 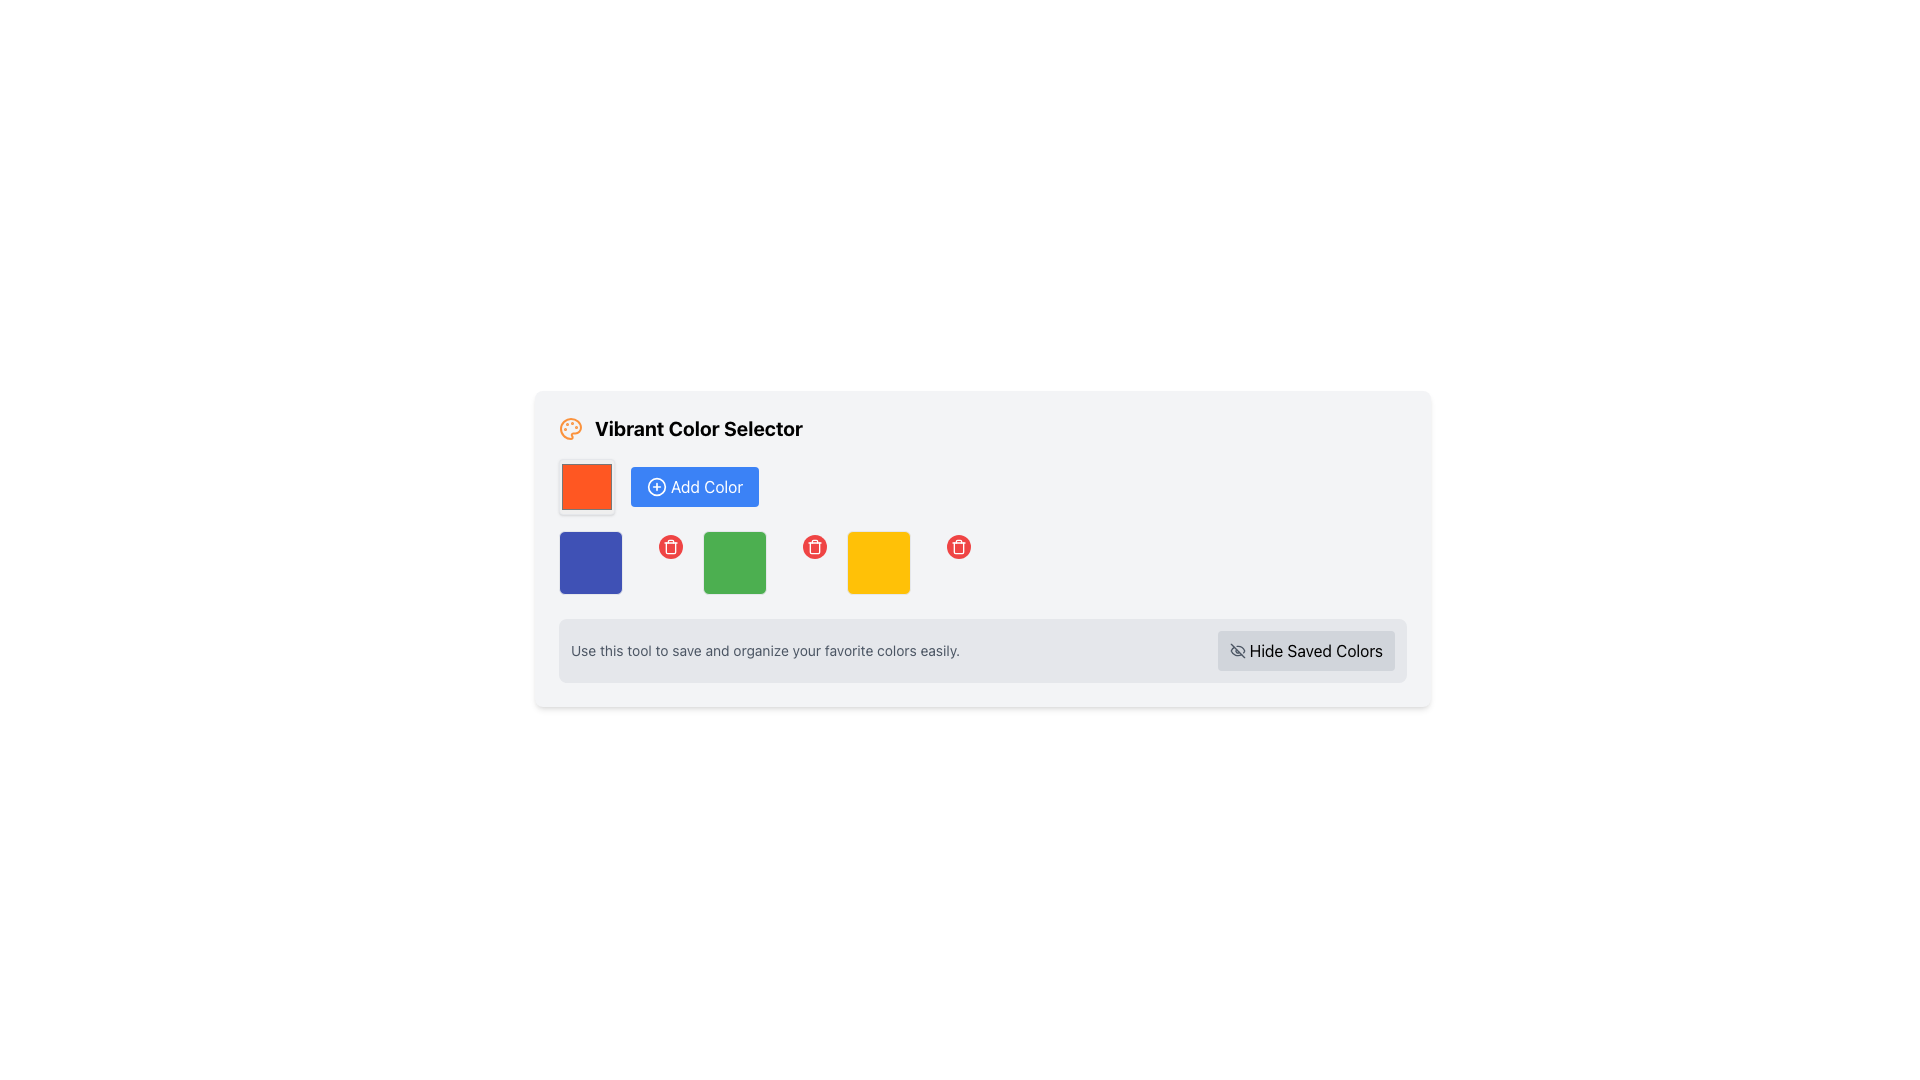 I want to click on the blue color selection tile, which is the second tile from the left in the color selector tool, located below the 'Add Color' button and to the right of the orange tile, so click(x=589, y=563).